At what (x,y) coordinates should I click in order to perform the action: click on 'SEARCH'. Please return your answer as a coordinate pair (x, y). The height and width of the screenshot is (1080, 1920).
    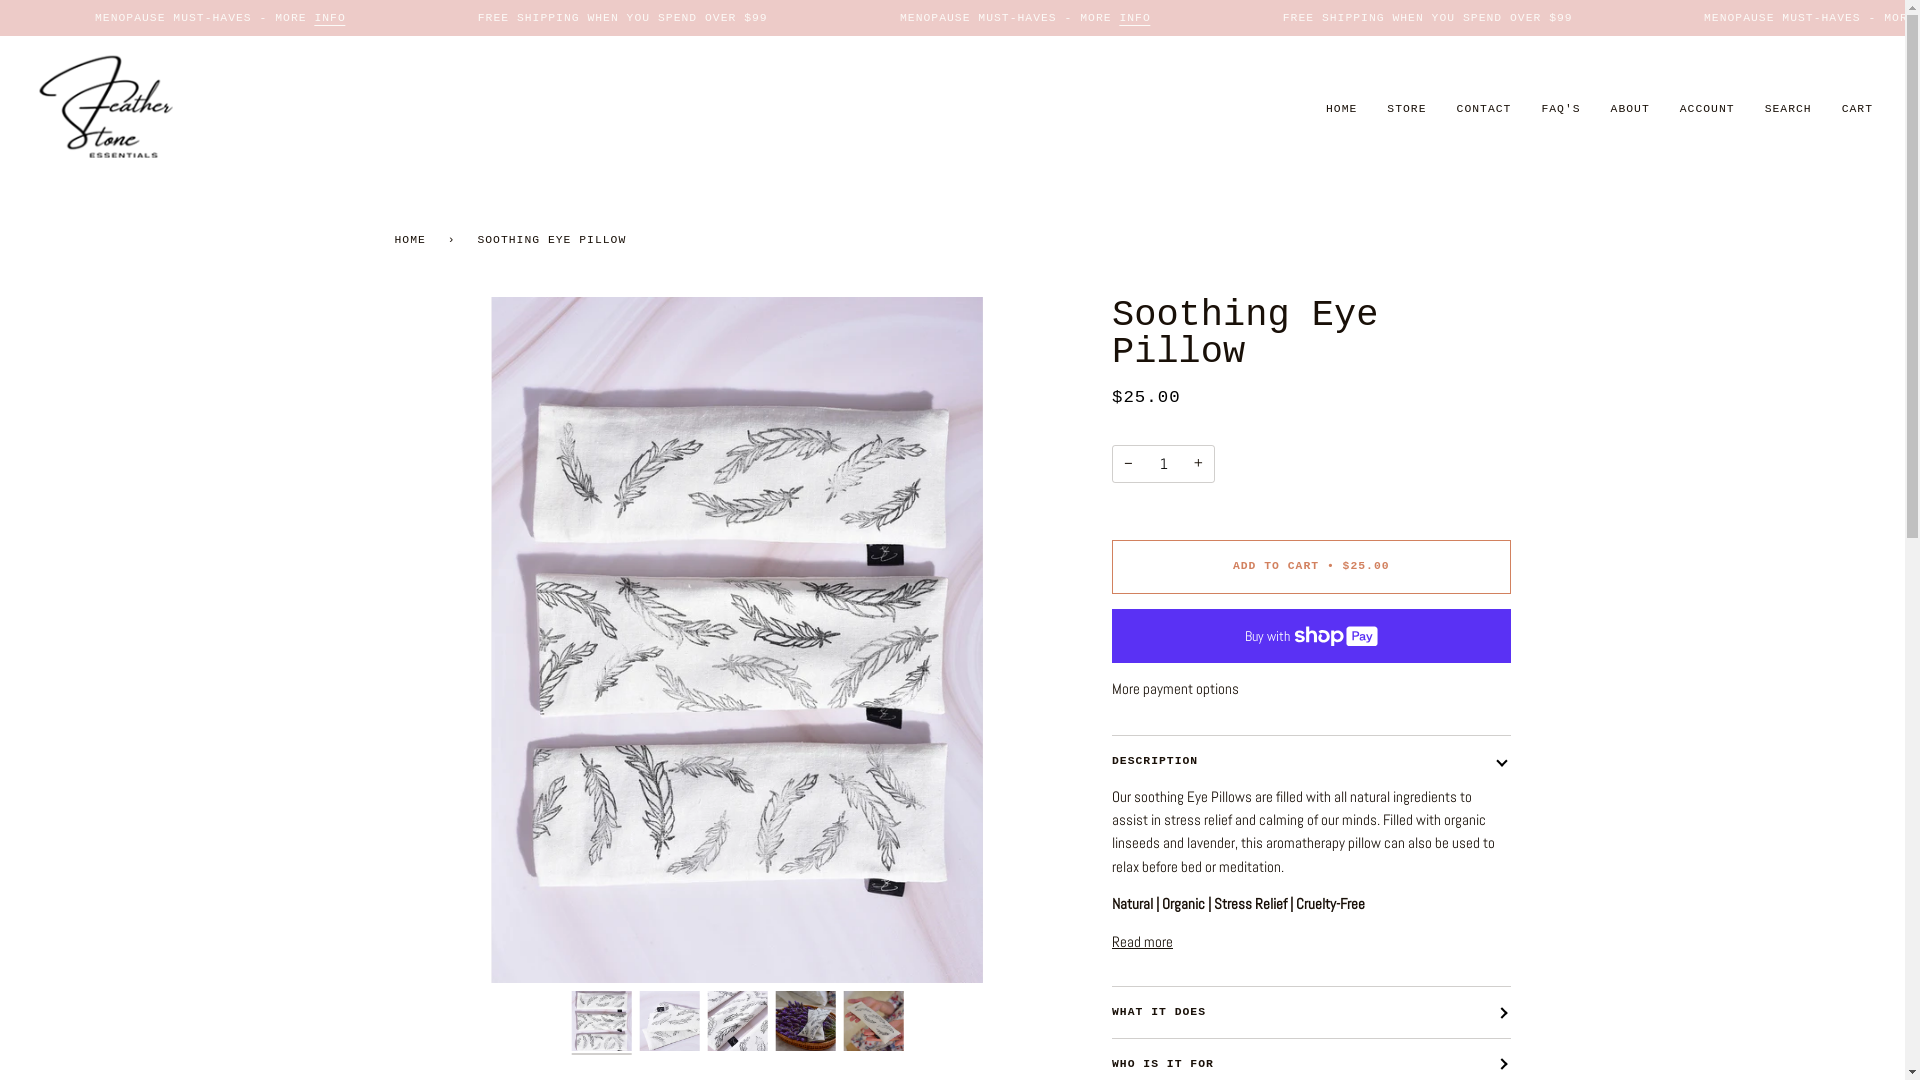
    Looking at the image, I should click on (1749, 108).